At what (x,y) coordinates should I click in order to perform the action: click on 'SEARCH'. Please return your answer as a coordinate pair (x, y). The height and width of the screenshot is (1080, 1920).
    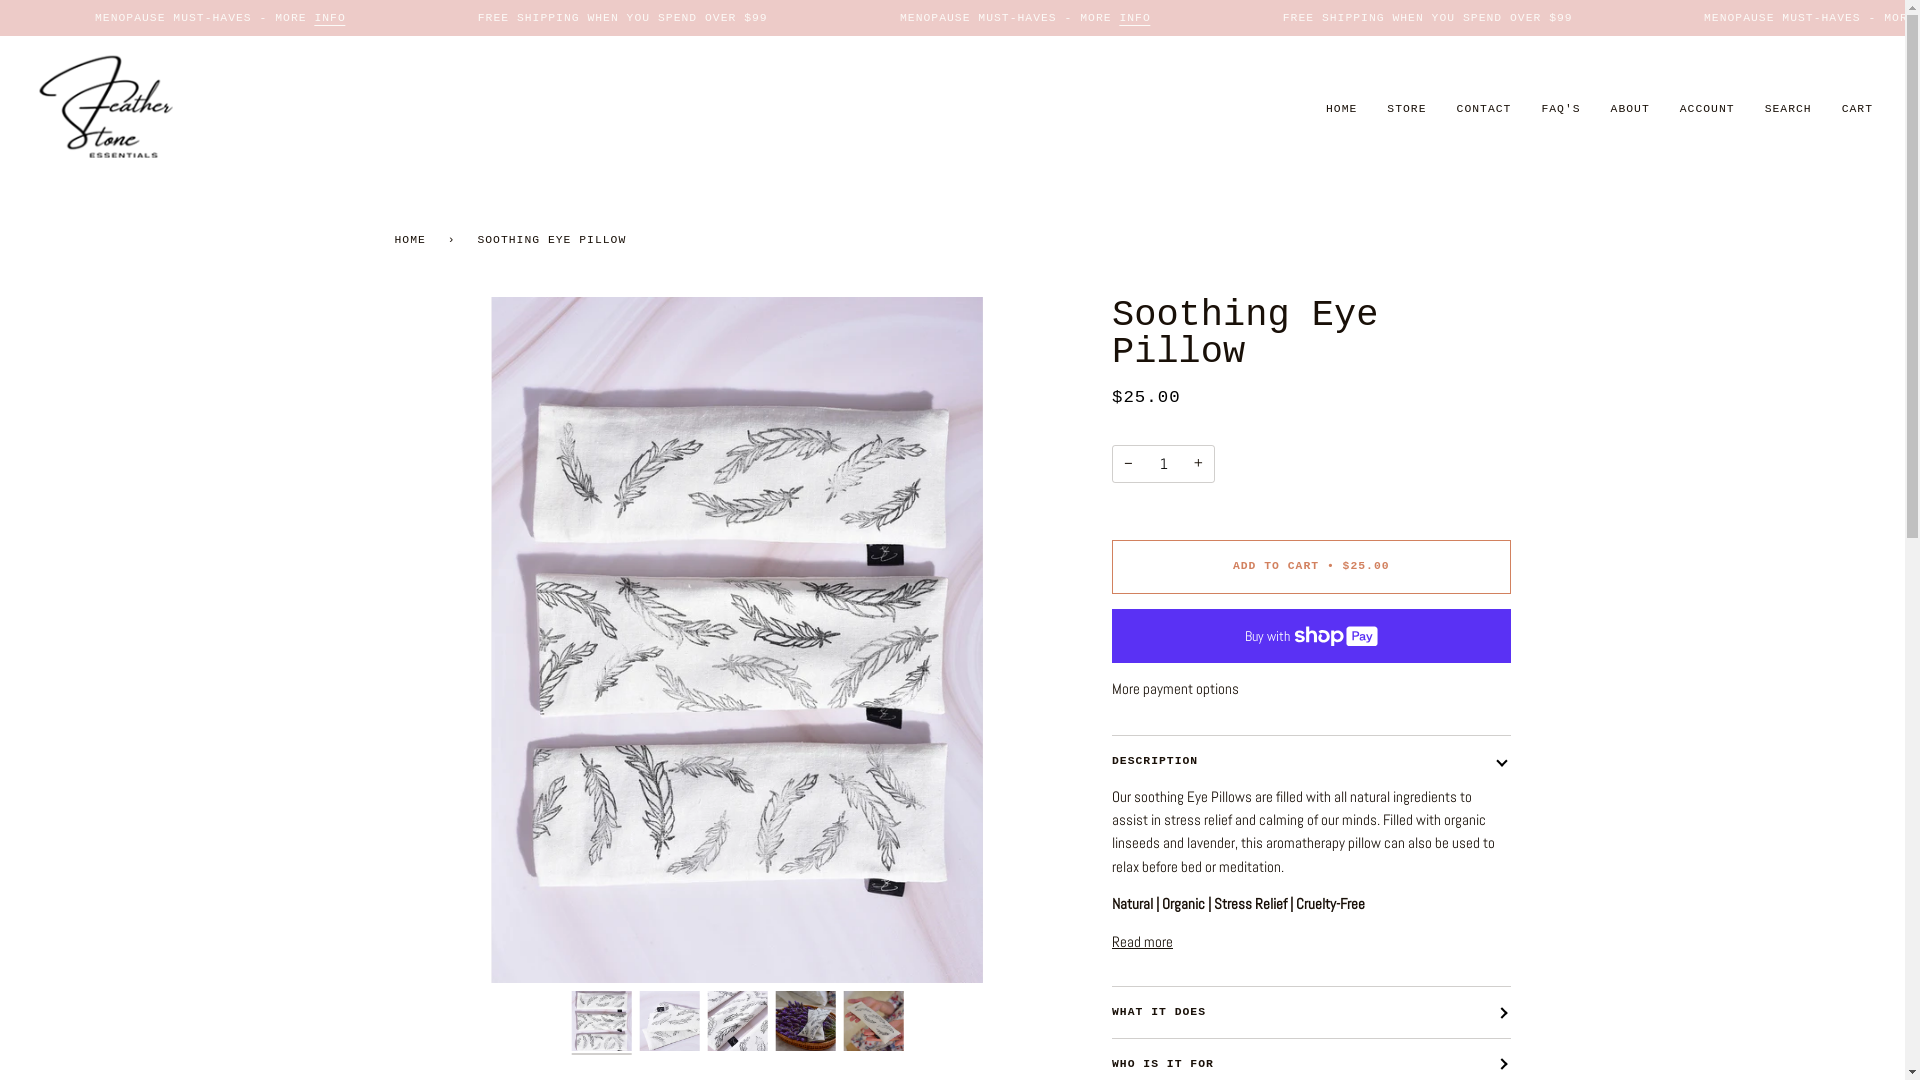
    Looking at the image, I should click on (1749, 108).